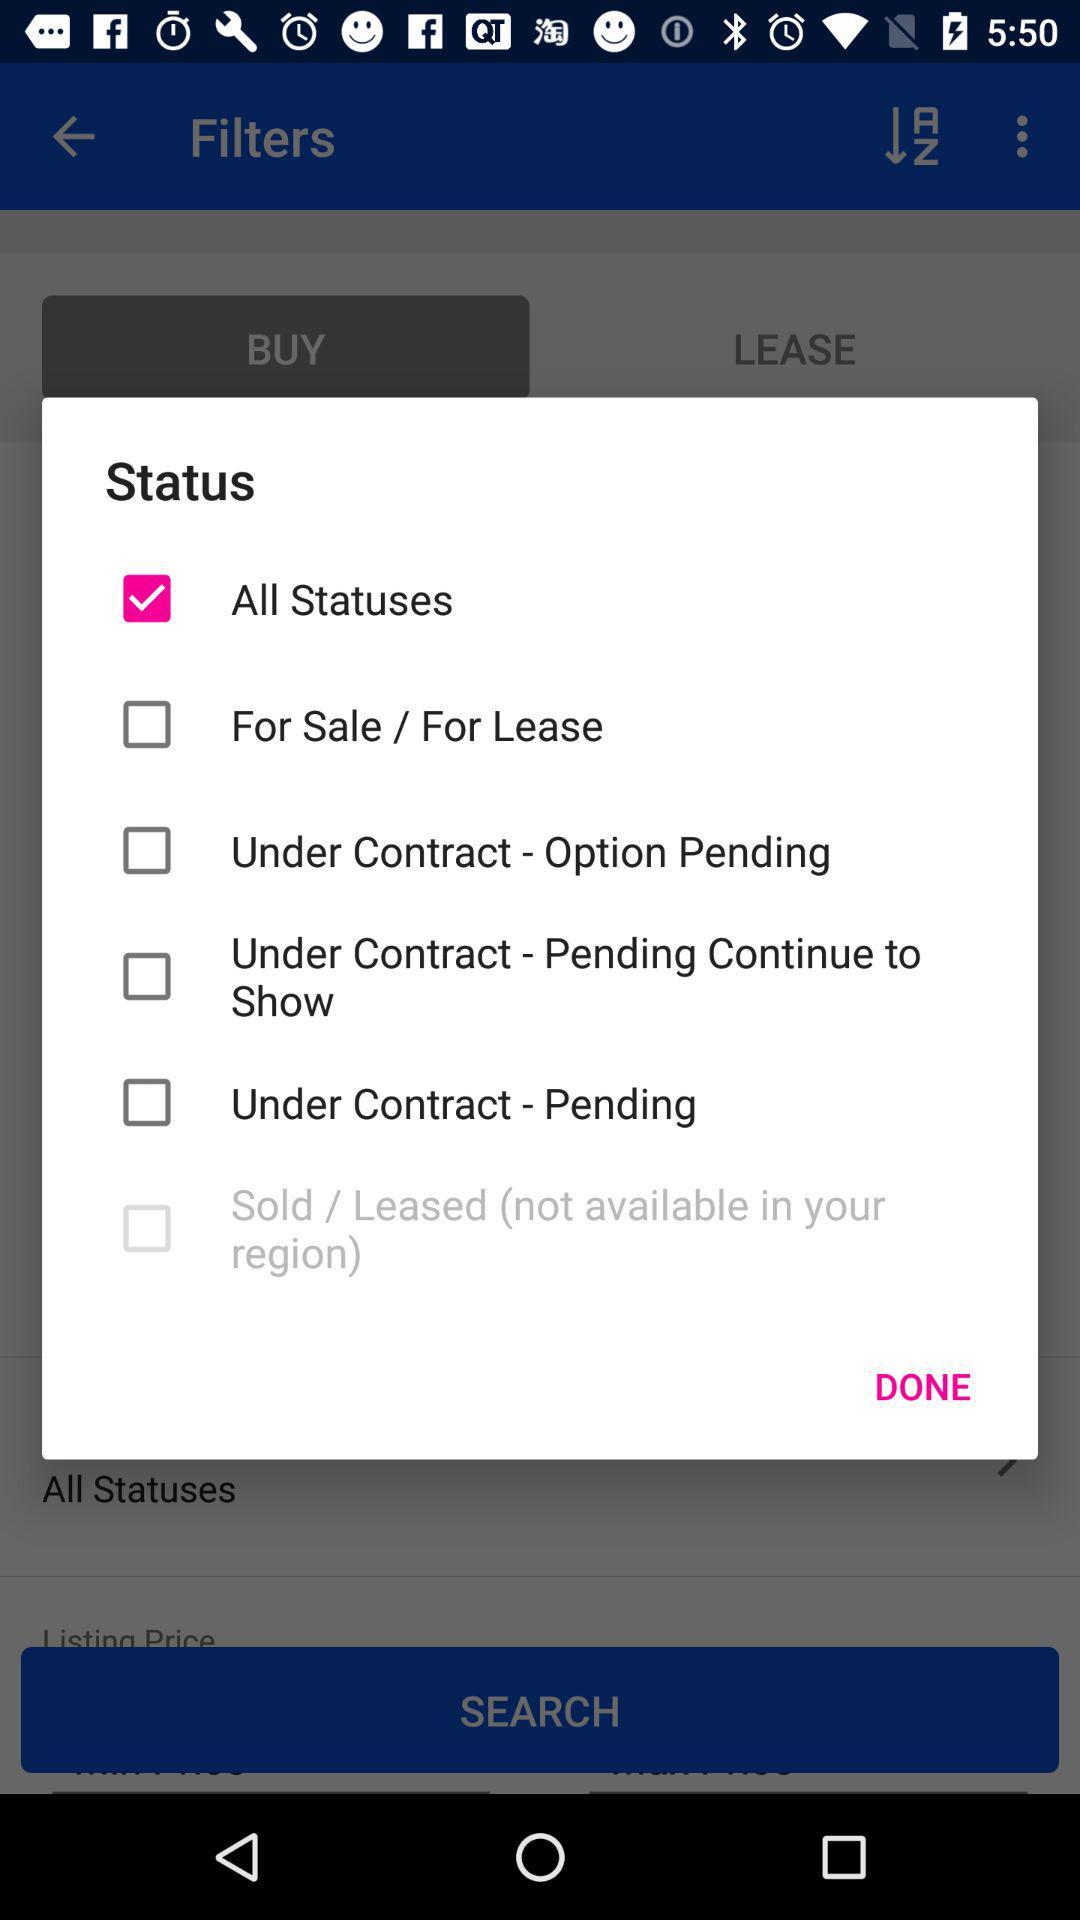  What do you see at coordinates (601, 1227) in the screenshot?
I see `the item below the under contract - pending item` at bounding box center [601, 1227].